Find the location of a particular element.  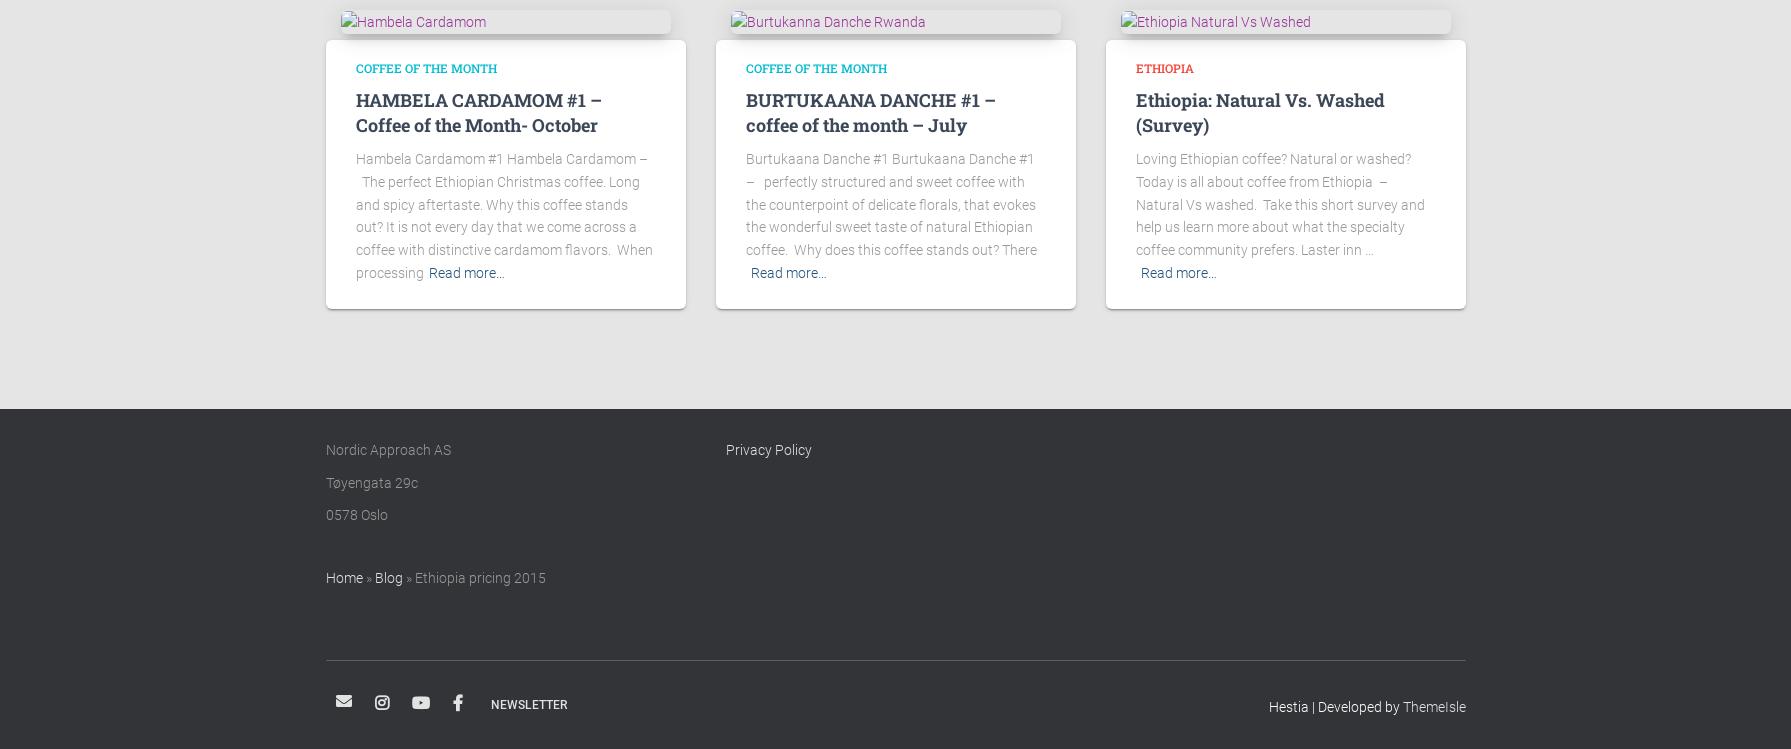

'Burtukaana Danche #1 Burtukaana Danche #1 –   perfectly structured and sweet coffee with the counterpoint of delicate florals, that evokes the wonderful sweet taste of natural Ethiopian coffee.  Why does this coffee stands out? There' is located at coordinates (890, 203).